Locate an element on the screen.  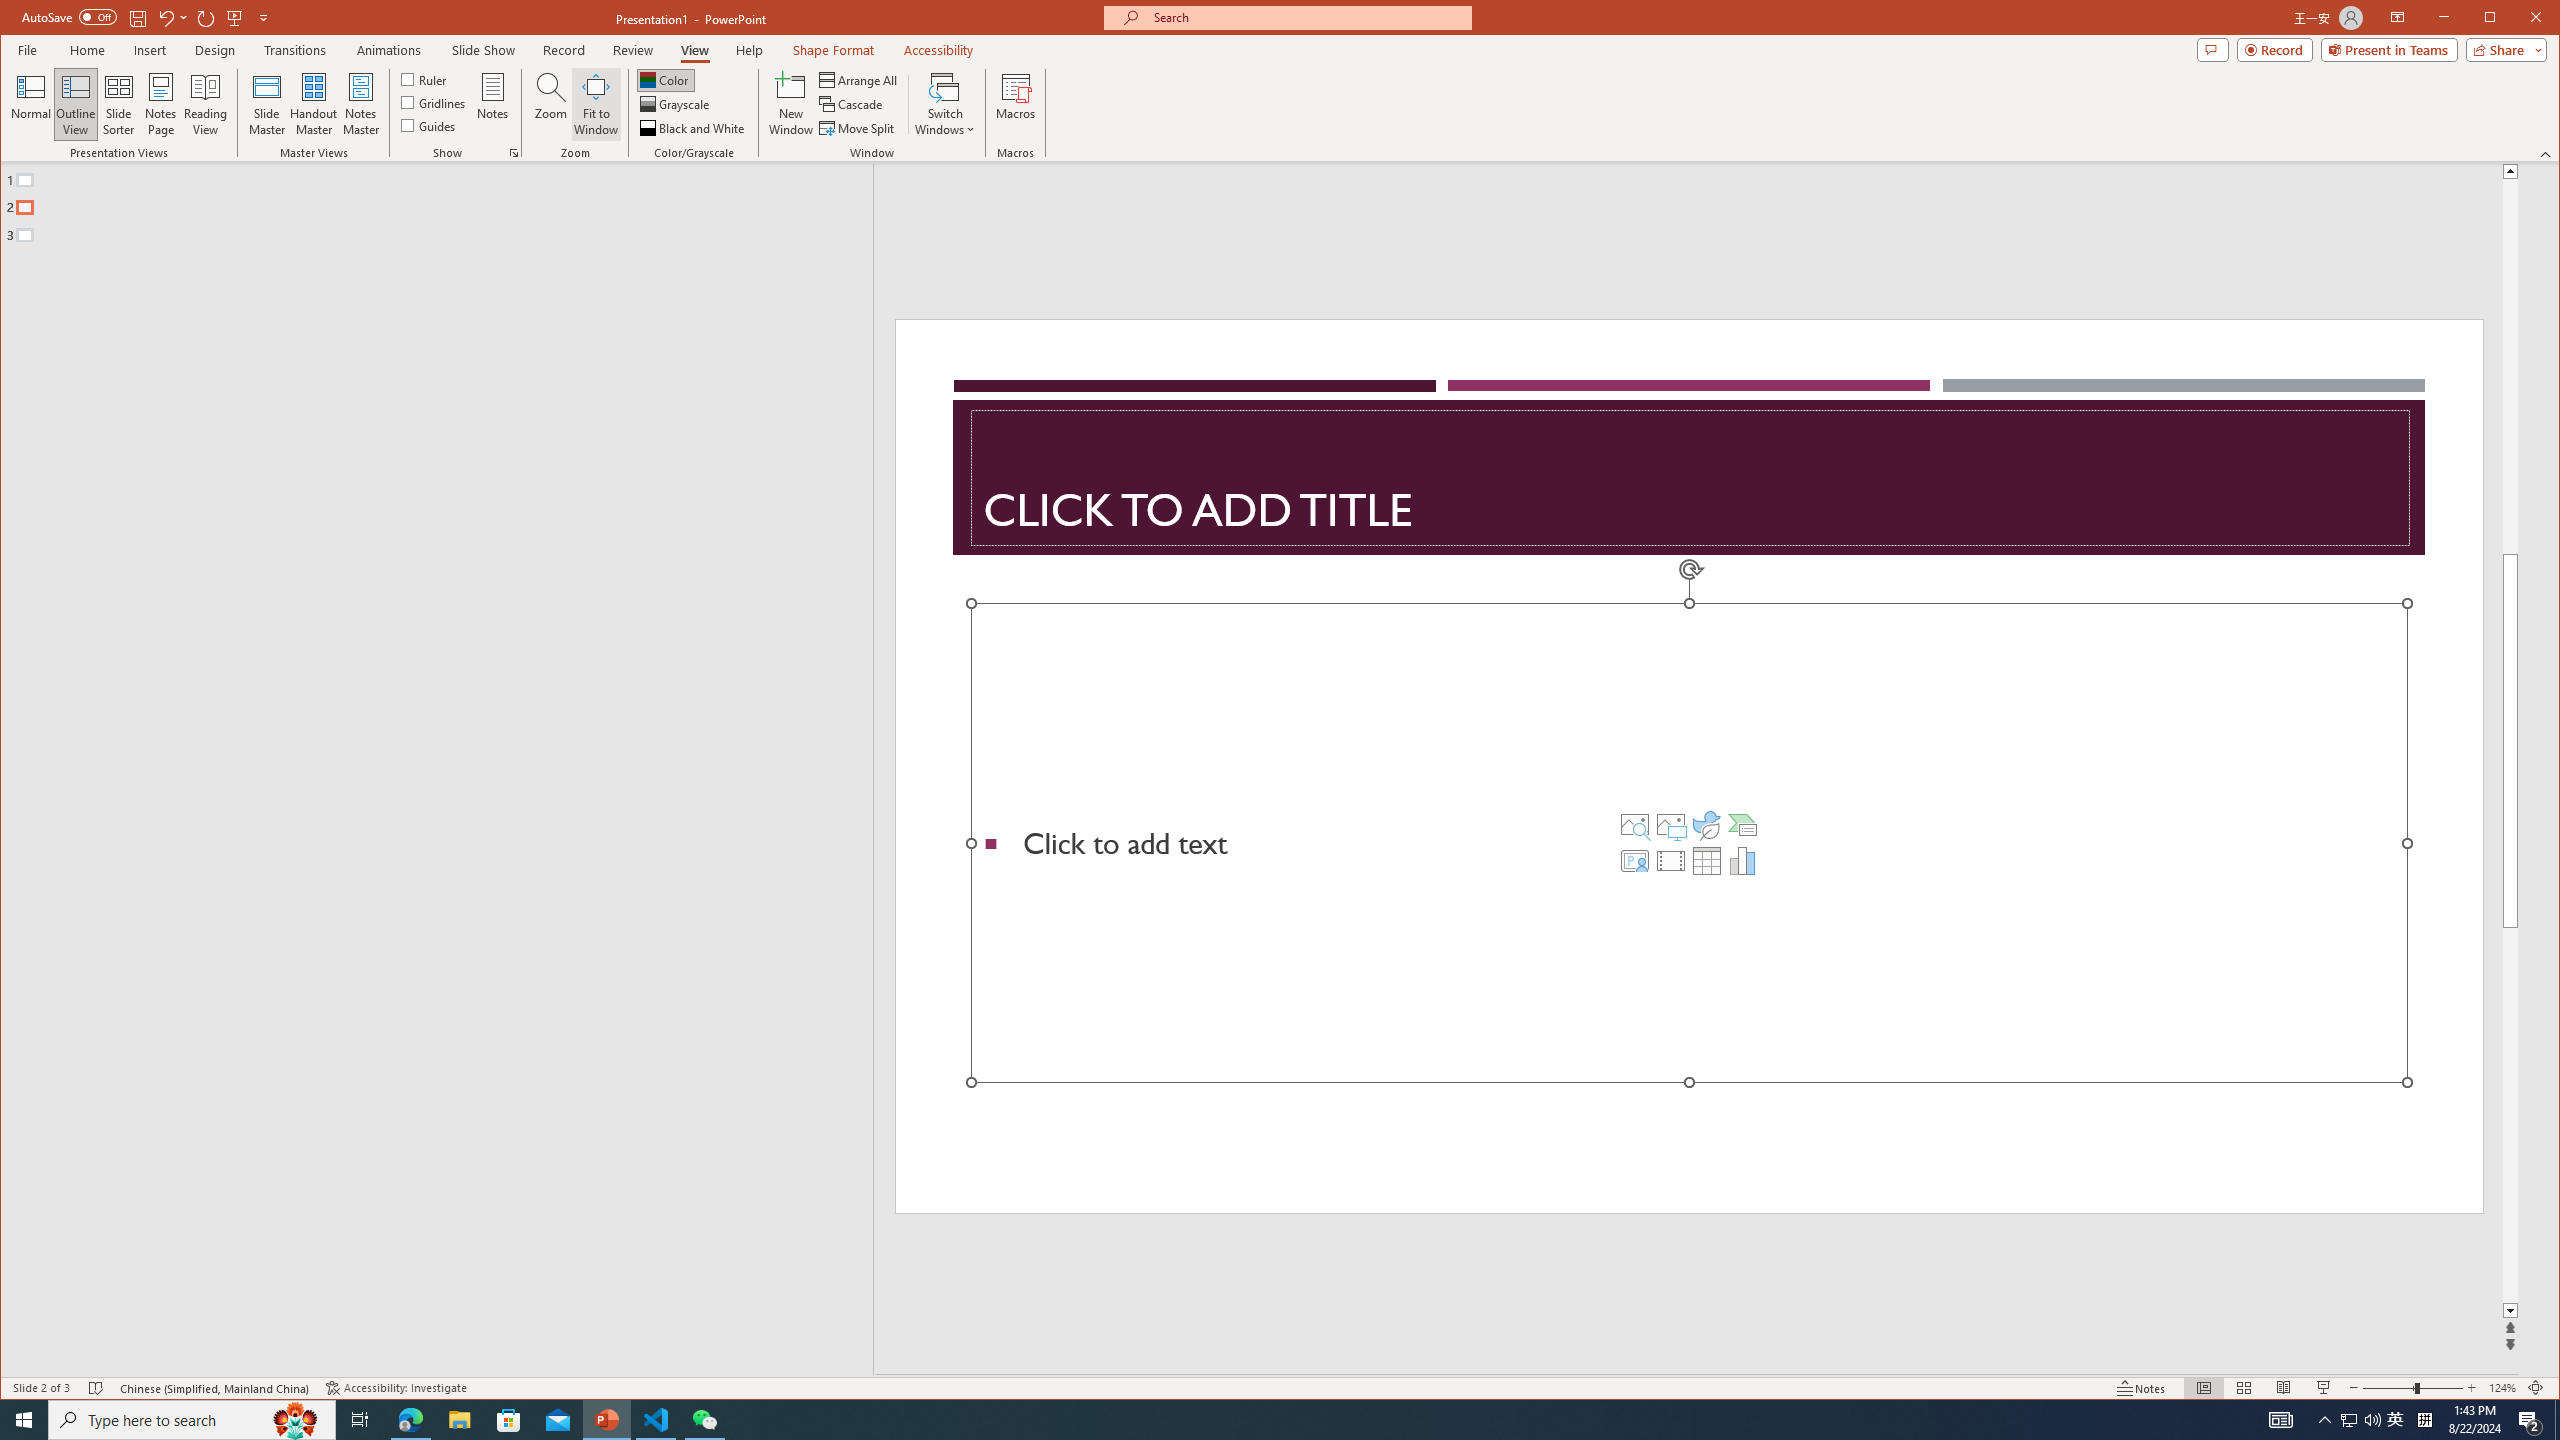
'Grid Settings...' is located at coordinates (513, 153).